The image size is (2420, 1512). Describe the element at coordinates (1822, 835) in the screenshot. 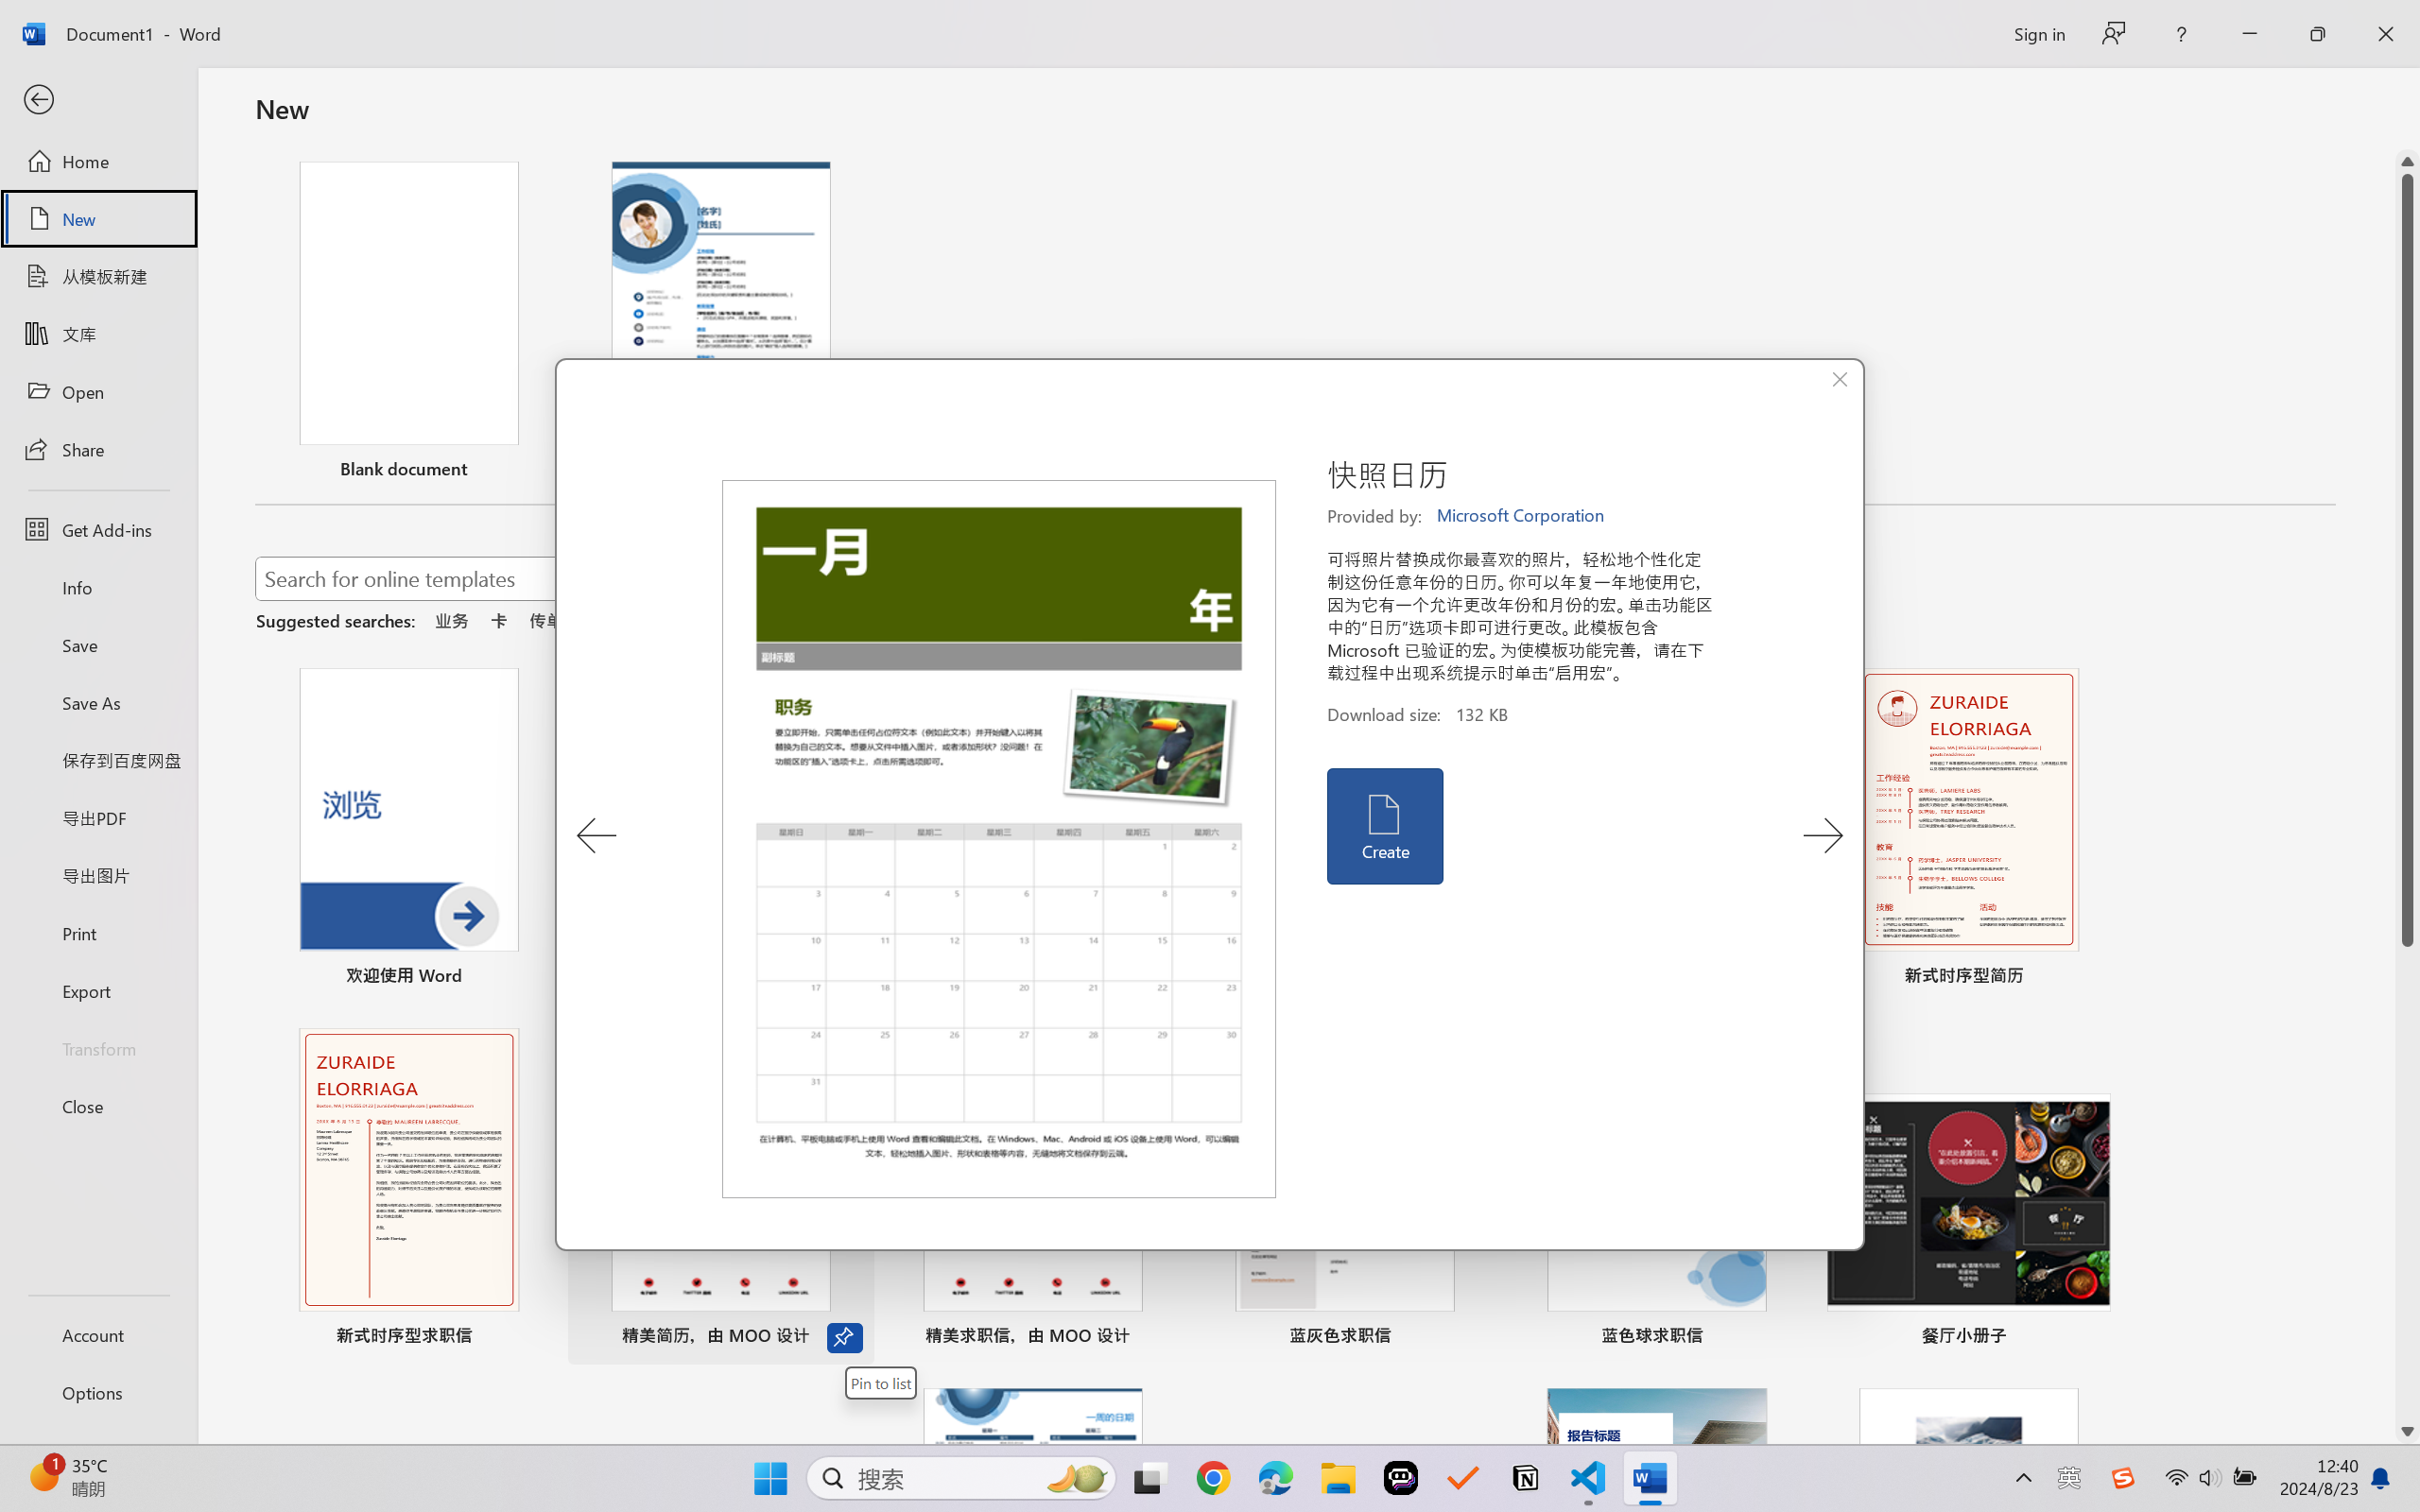

I see `'Next Template'` at that location.